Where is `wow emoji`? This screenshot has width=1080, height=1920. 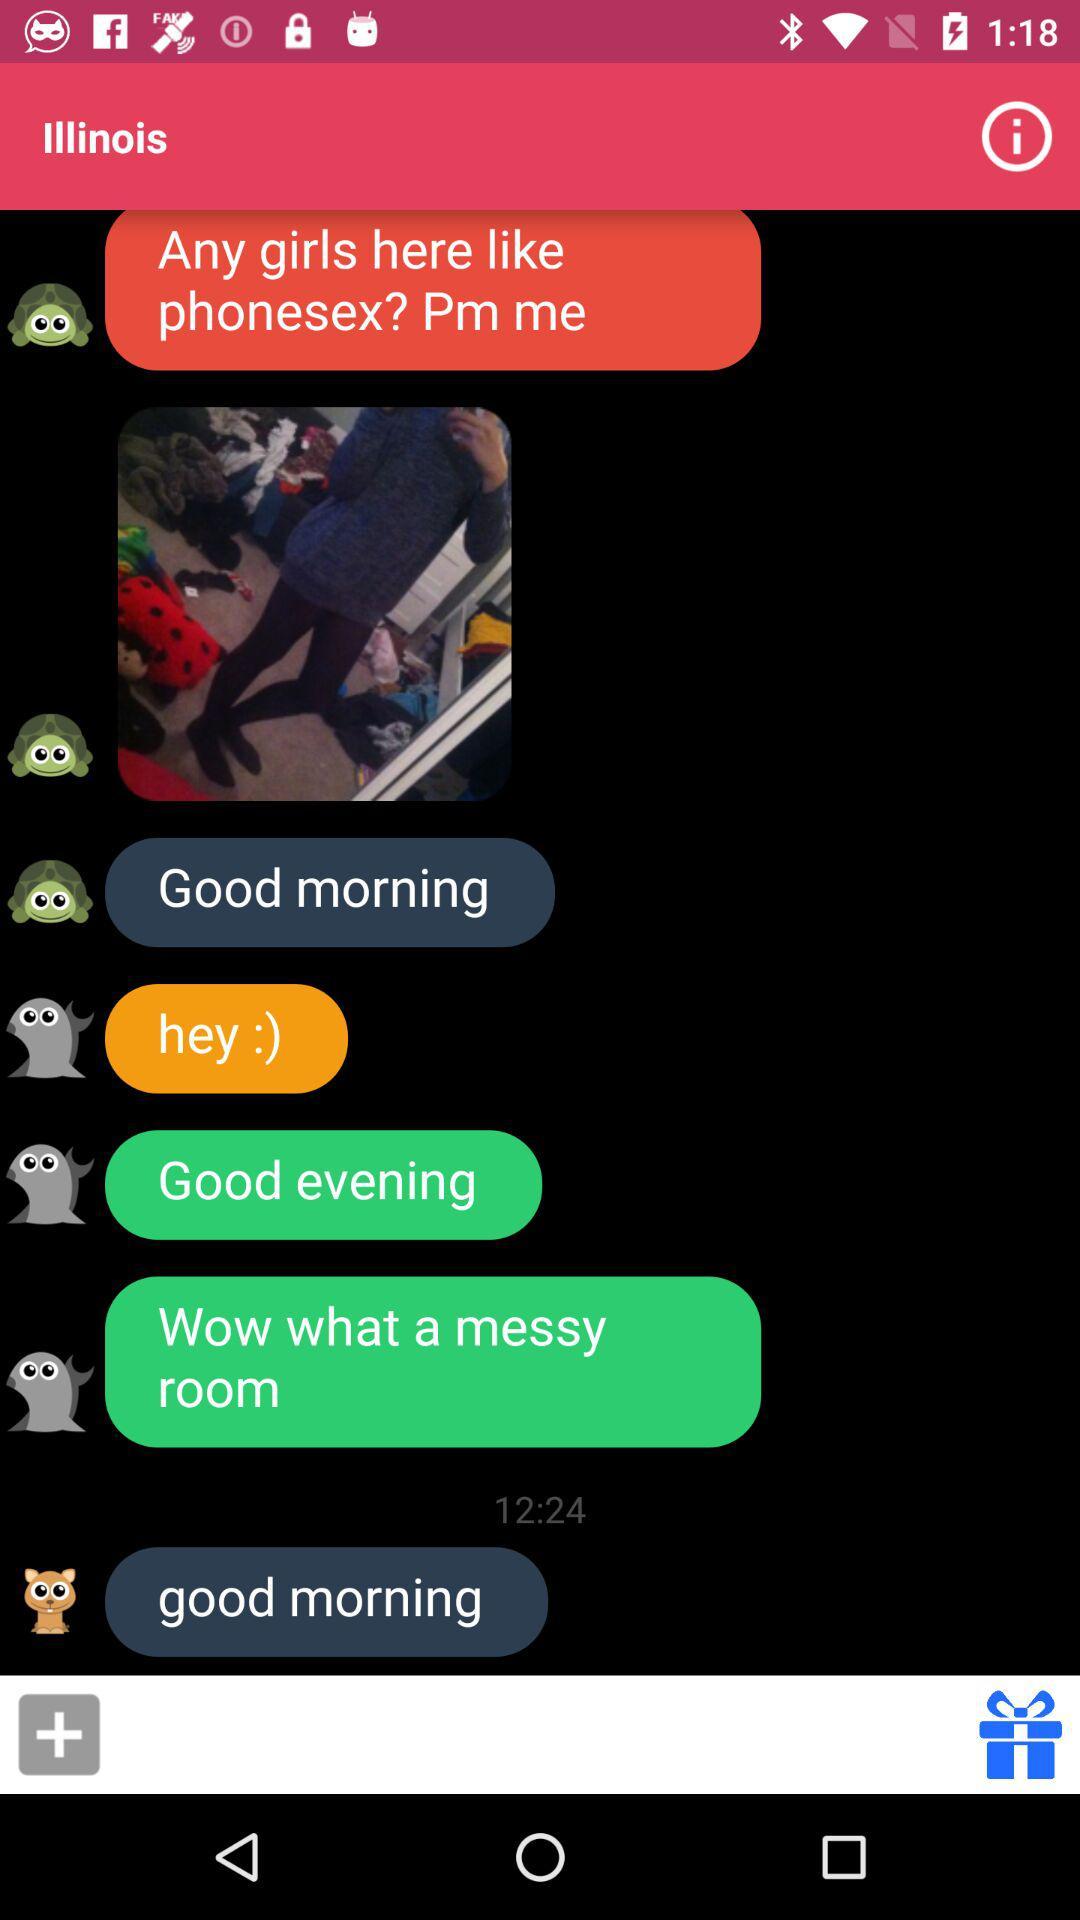 wow emoji is located at coordinates (49, 1391).